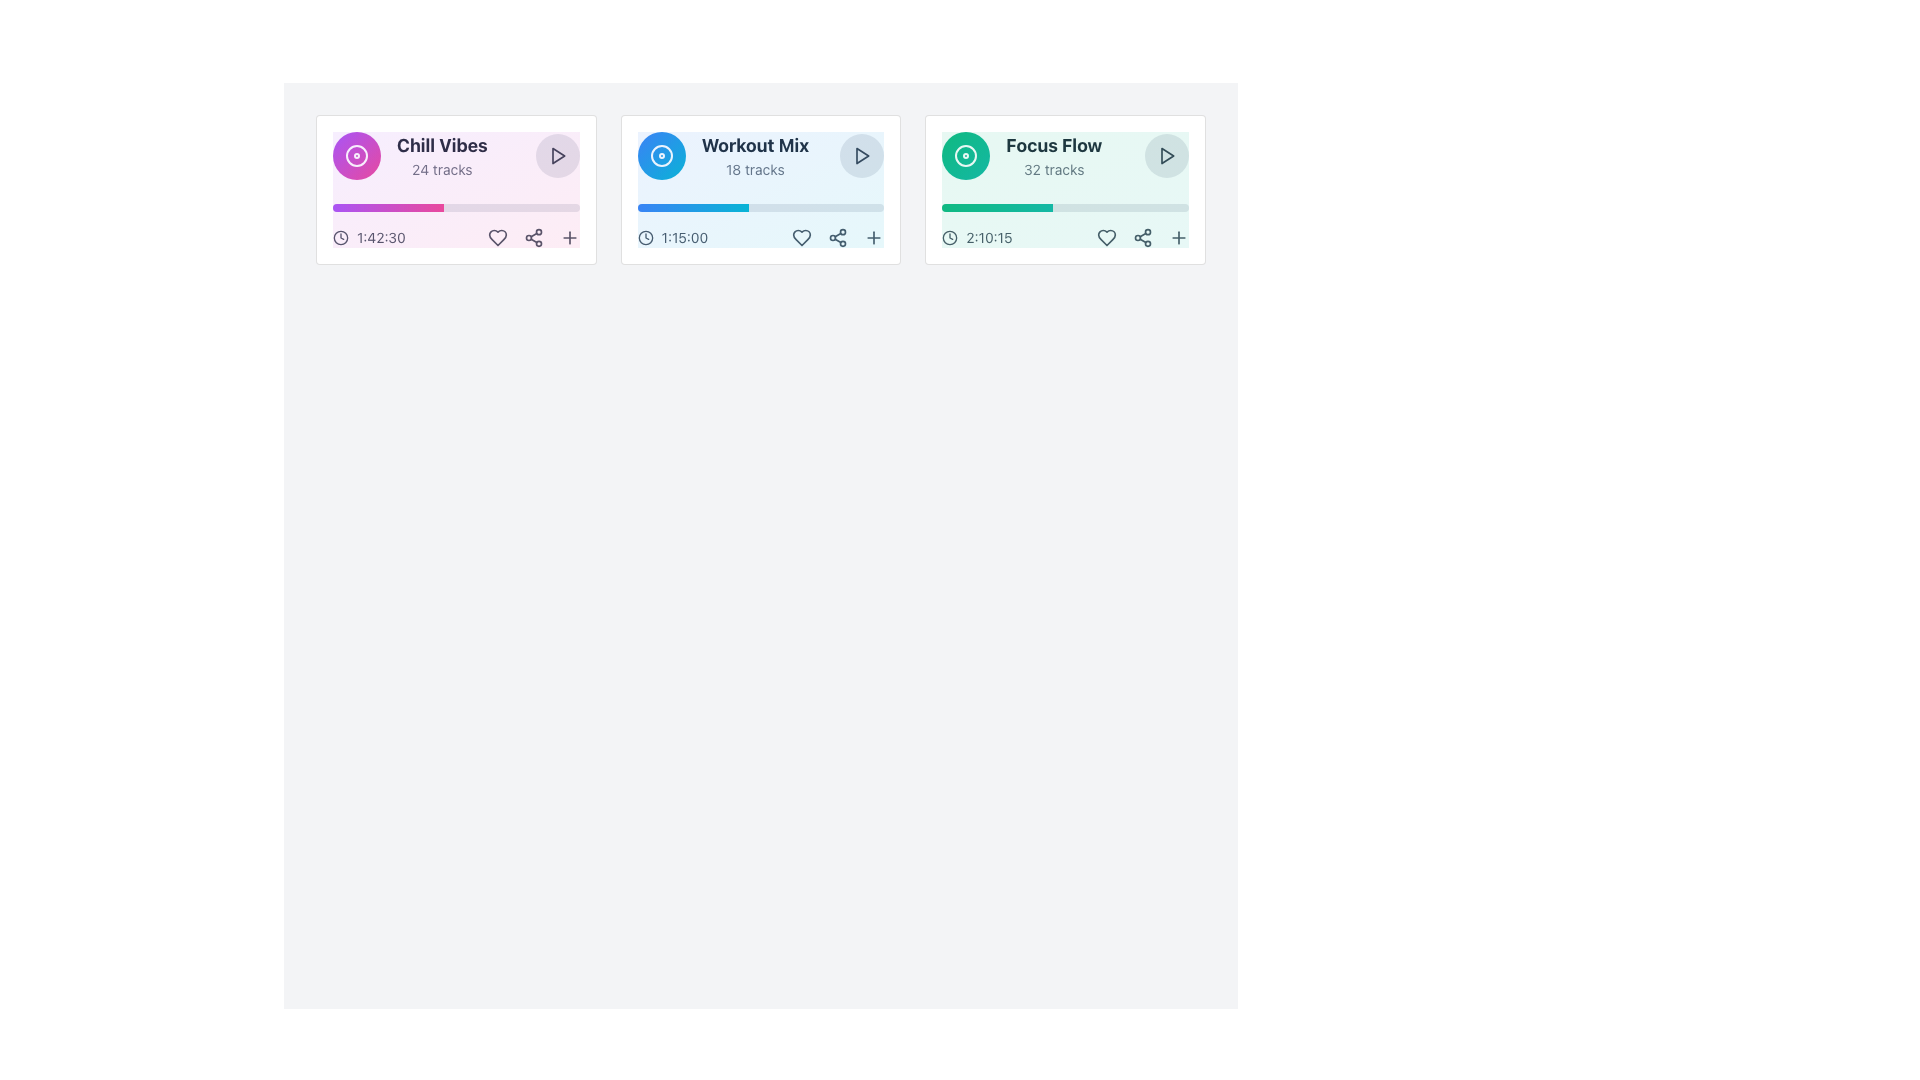 Image resolution: width=1920 pixels, height=1080 pixels. I want to click on the circular graphic icon component located at the center of the disc spinner within the 'Focus Flow' card, so click(966, 154).